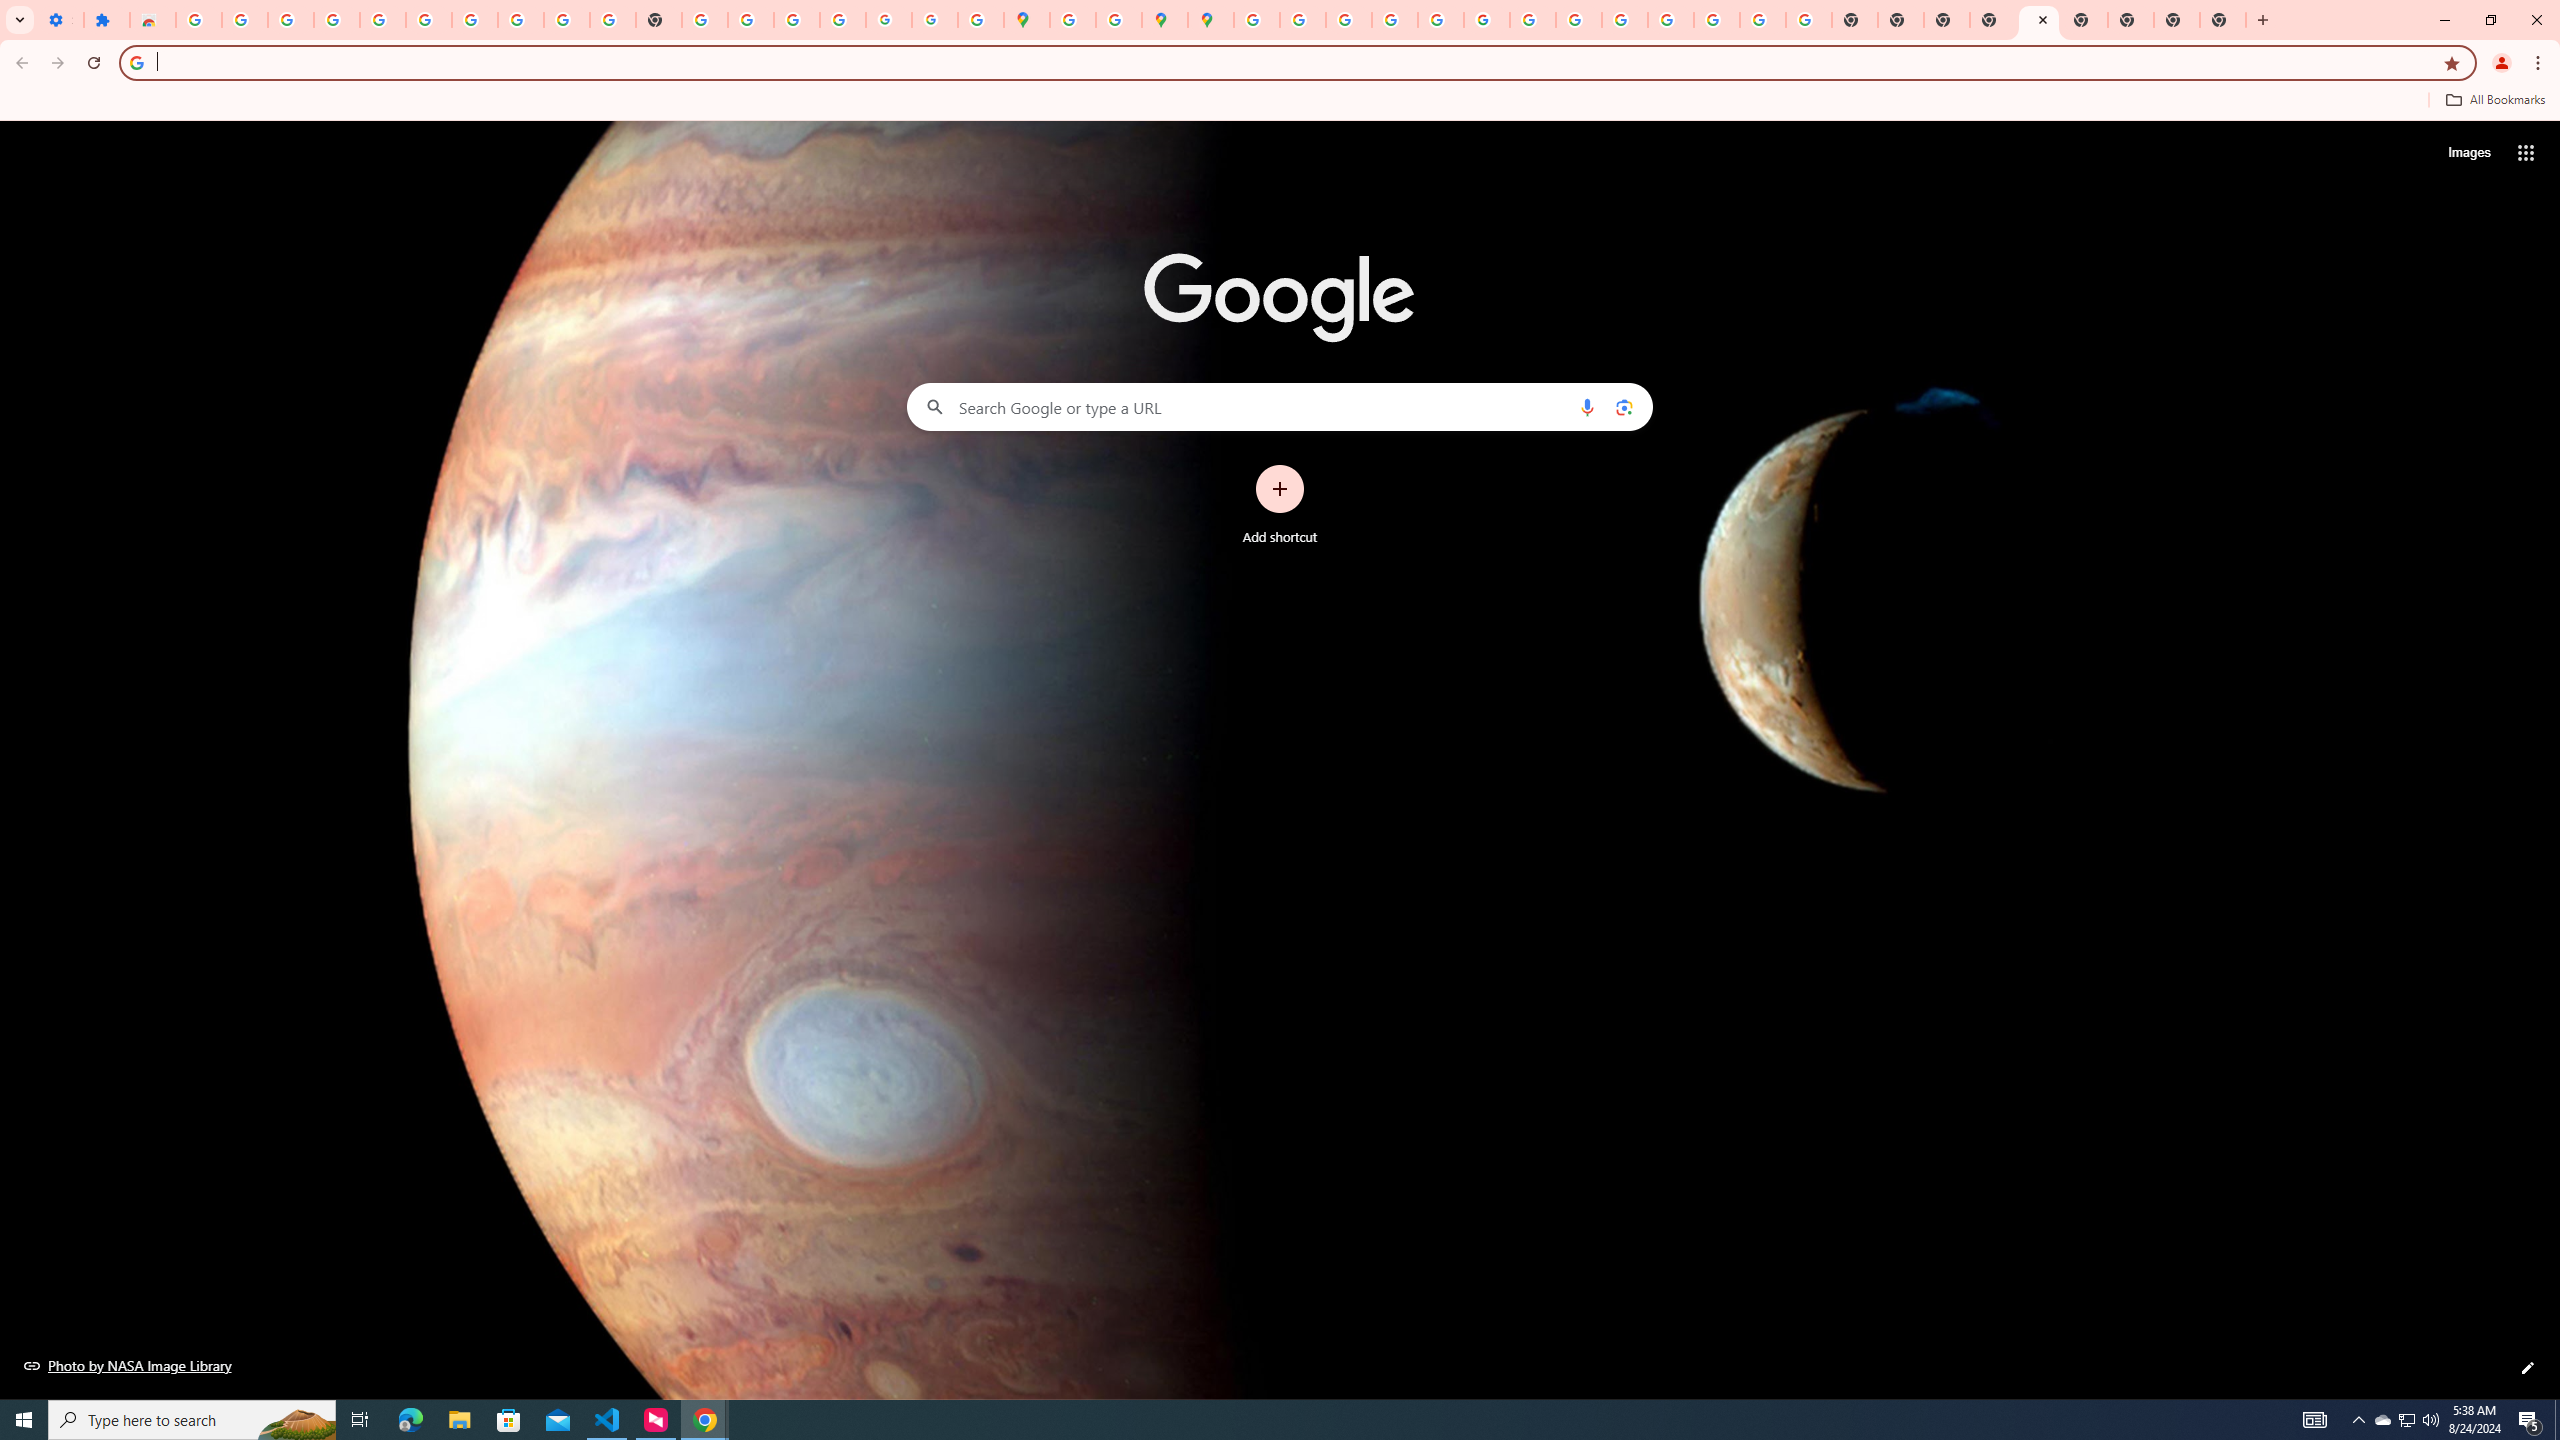  What do you see at coordinates (705, 19) in the screenshot?
I see `'https://scholar.google.com/'` at bounding box center [705, 19].